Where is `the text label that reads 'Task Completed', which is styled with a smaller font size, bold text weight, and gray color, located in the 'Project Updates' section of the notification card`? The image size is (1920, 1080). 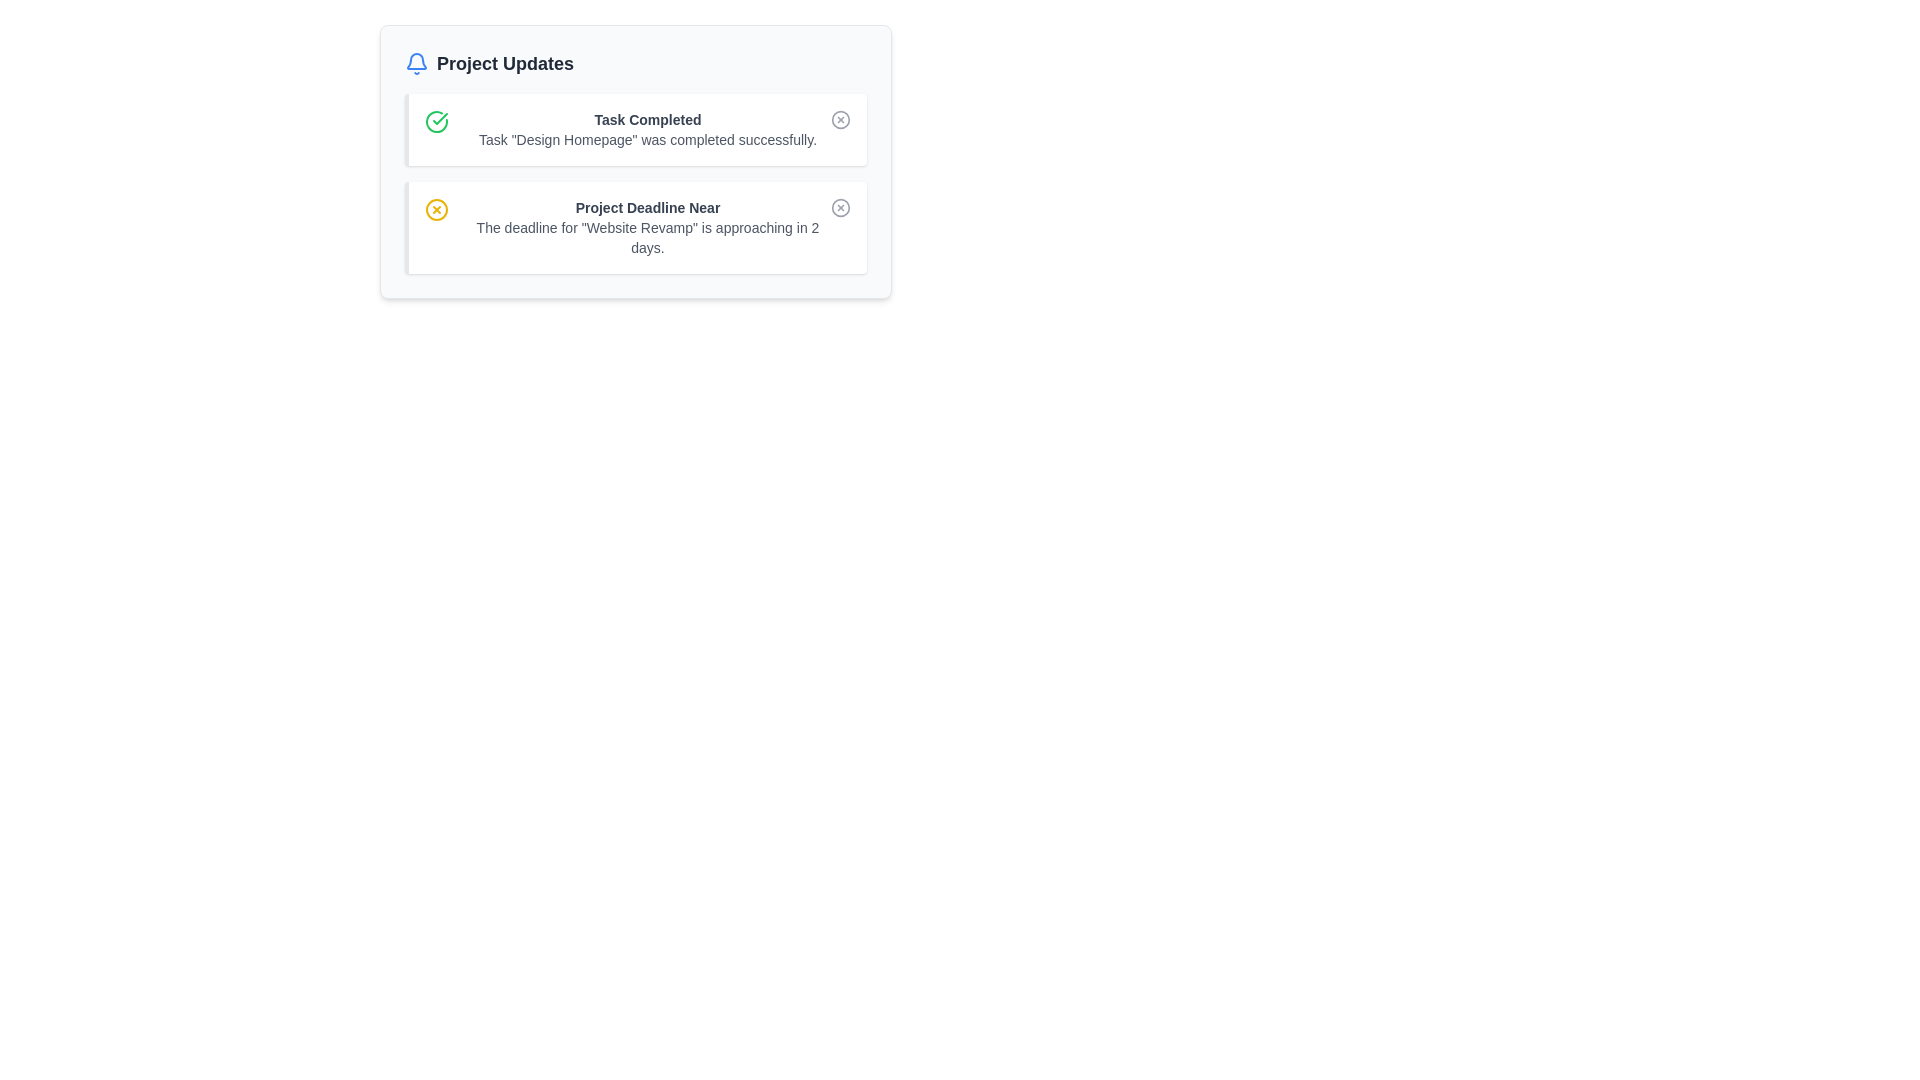 the text label that reads 'Task Completed', which is styled with a smaller font size, bold text weight, and gray color, located in the 'Project Updates' section of the notification card is located at coordinates (648, 119).